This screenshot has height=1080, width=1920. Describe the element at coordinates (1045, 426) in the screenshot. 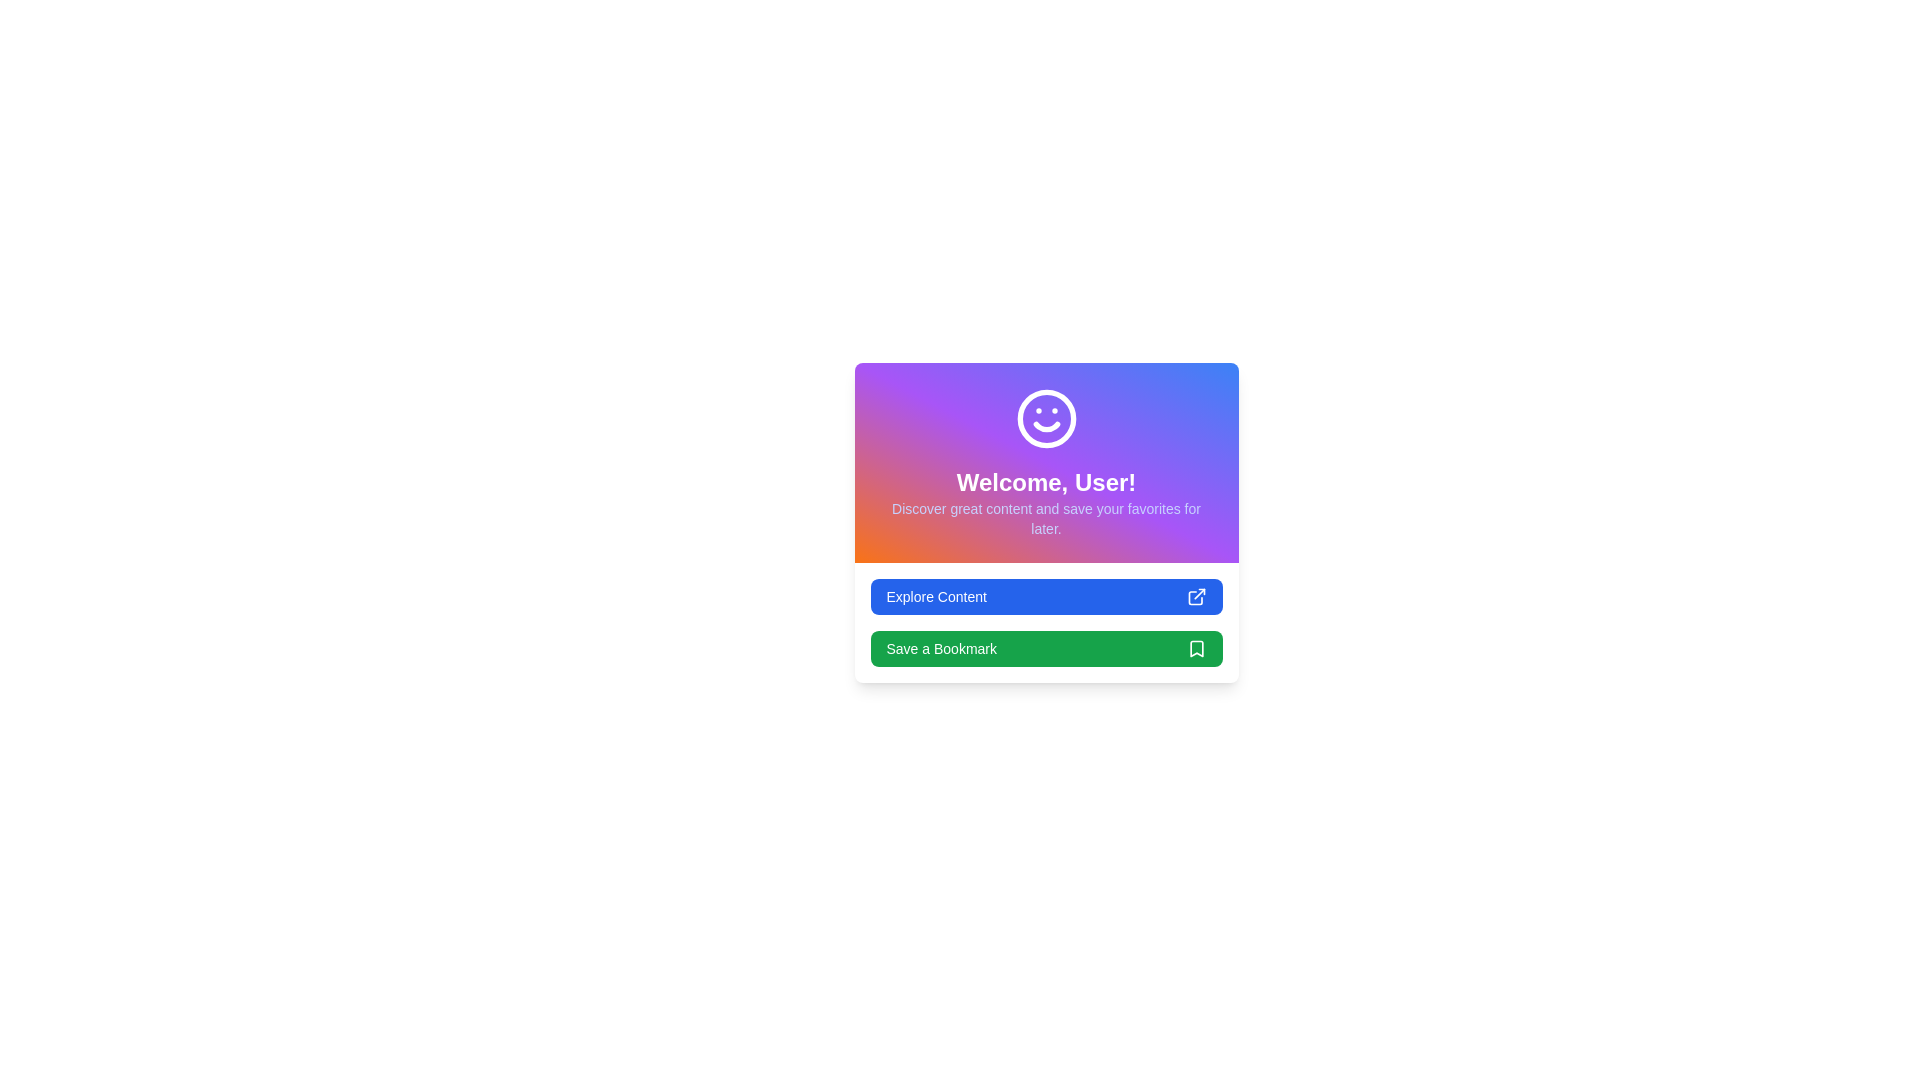

I see `the curved line representing the smiling mouth within the smiling face icon, which has a purple and blue gradient background` at that location.